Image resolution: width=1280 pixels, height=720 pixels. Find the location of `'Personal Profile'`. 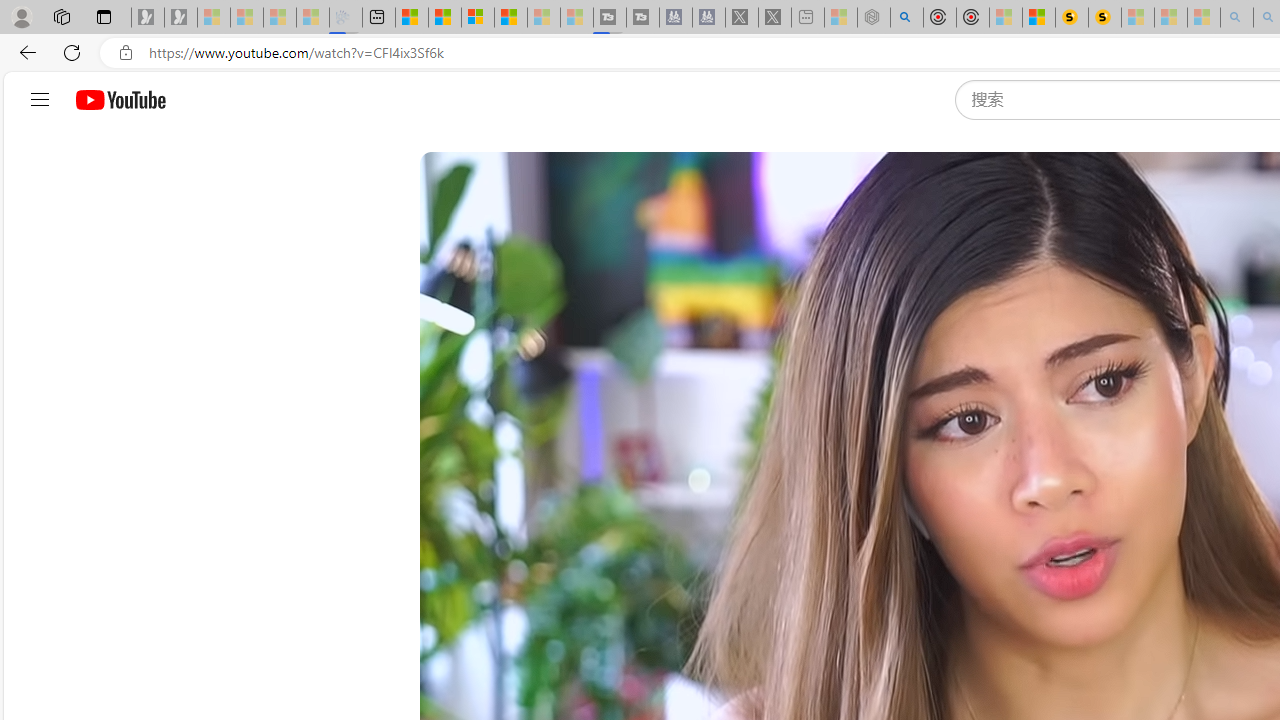

'Personal Profile' is located at coordinates (21, 16).